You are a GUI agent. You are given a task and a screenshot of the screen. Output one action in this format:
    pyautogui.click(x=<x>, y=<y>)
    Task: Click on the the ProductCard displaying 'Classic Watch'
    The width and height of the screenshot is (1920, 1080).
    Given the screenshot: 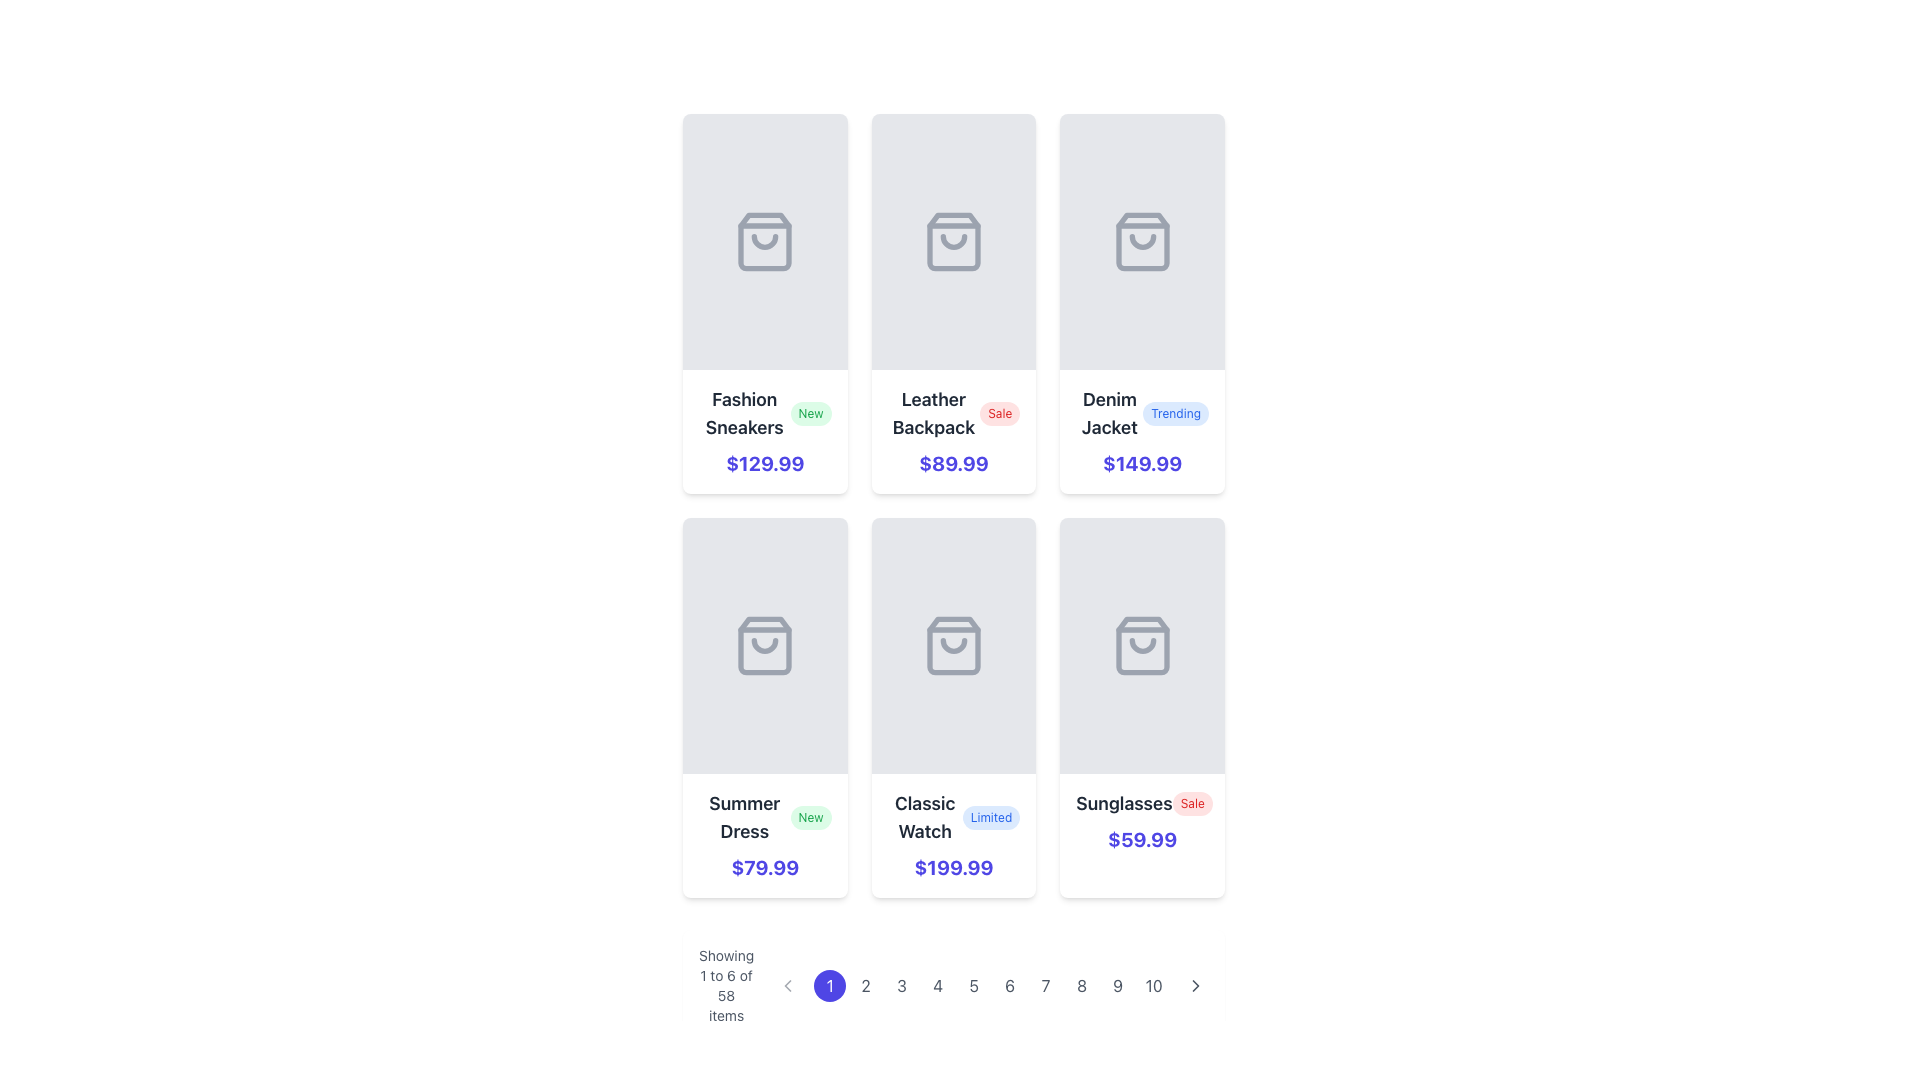 What is the action you would take?
    pyautogui.click(x=953, y=707)
    